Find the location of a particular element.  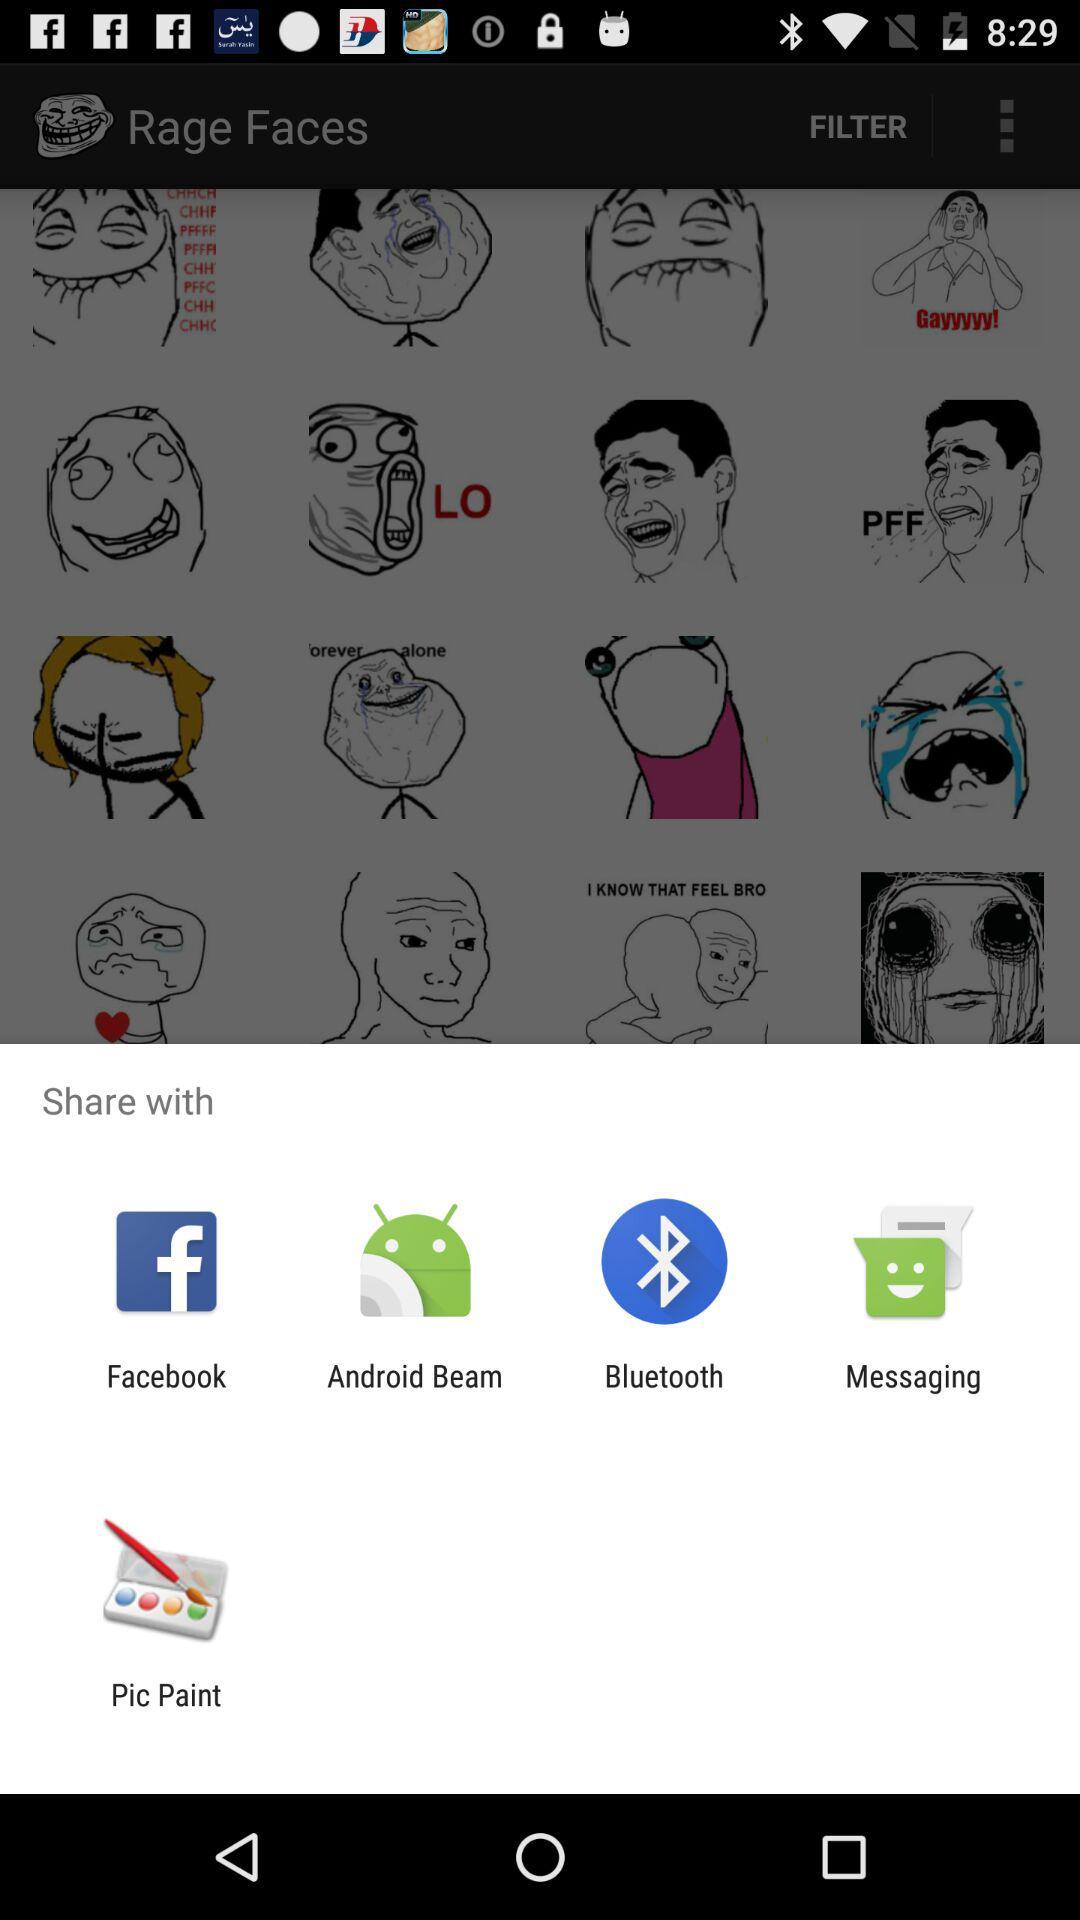

the app to the right of android beam is located at coordinates (664, 1392).